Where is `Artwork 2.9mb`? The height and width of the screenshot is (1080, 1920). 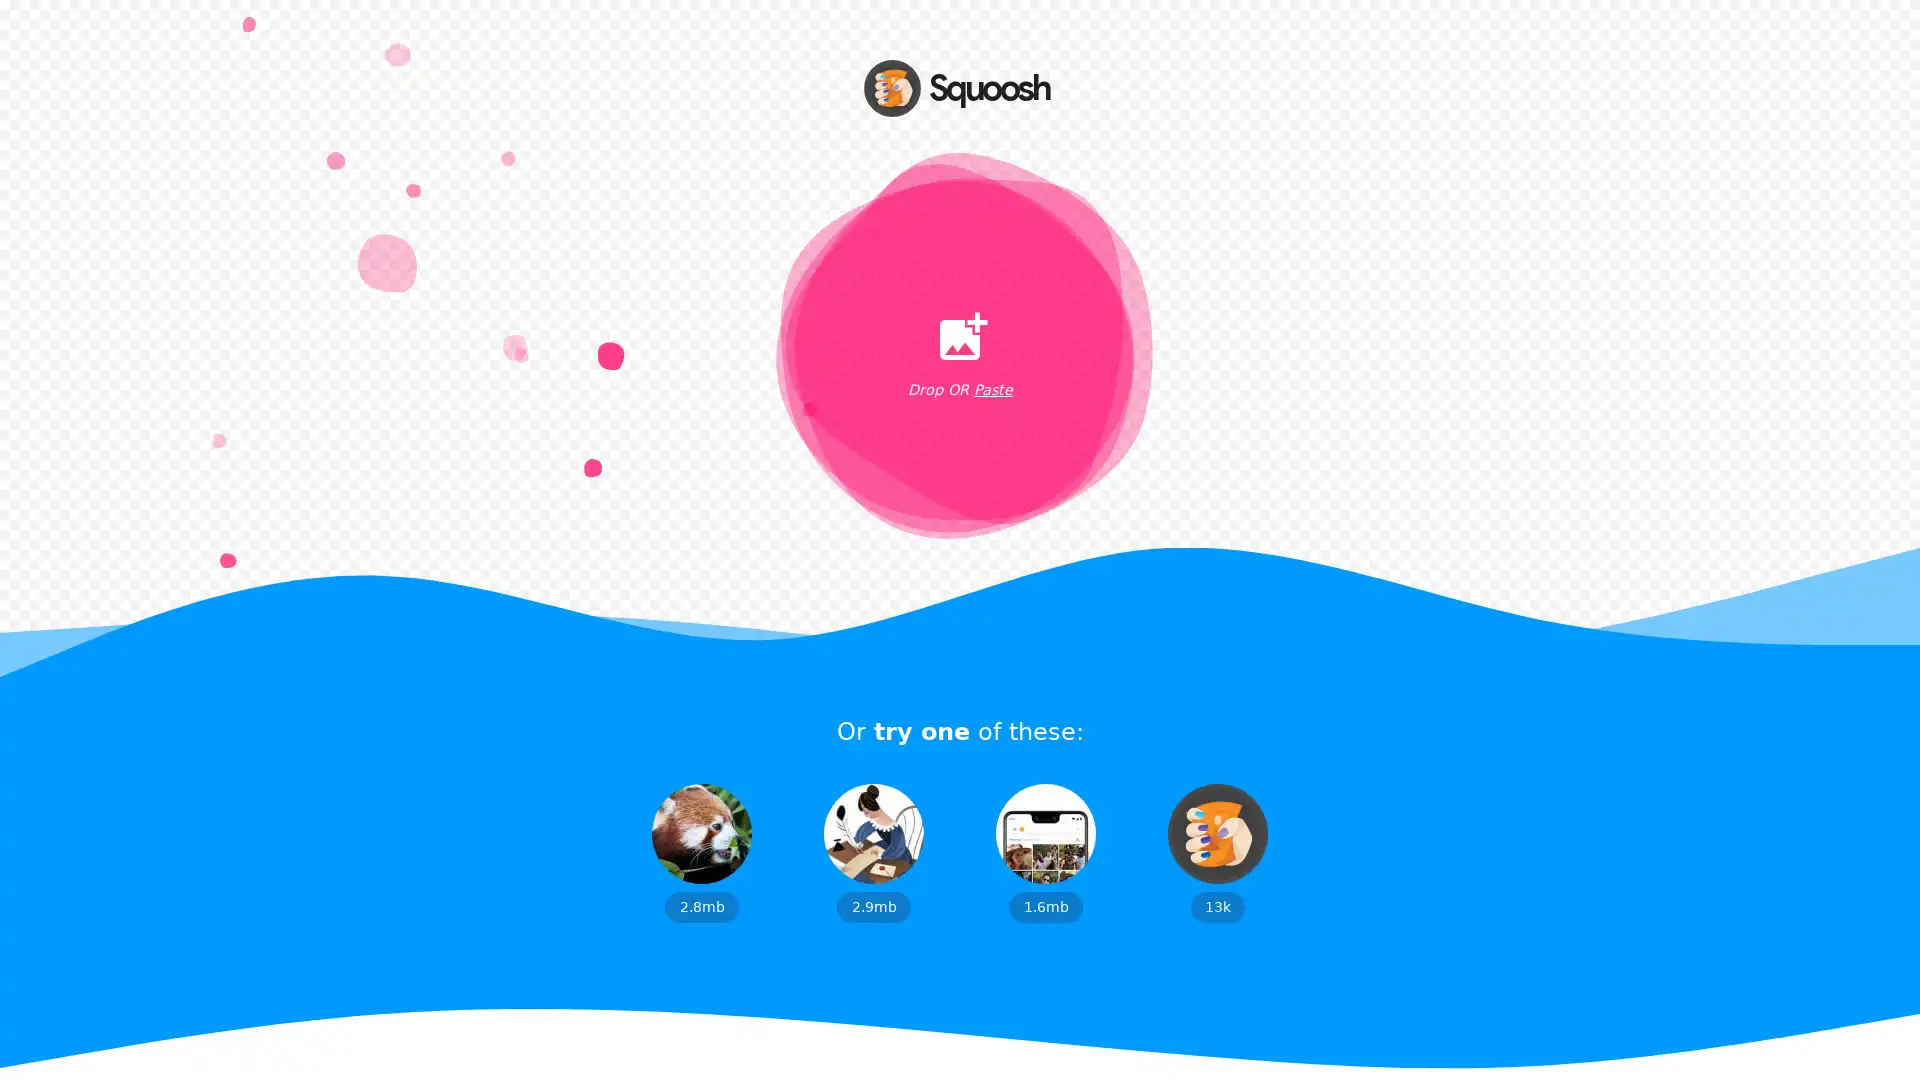
Artwork 2.9mb is located at coordinates (873, 852).